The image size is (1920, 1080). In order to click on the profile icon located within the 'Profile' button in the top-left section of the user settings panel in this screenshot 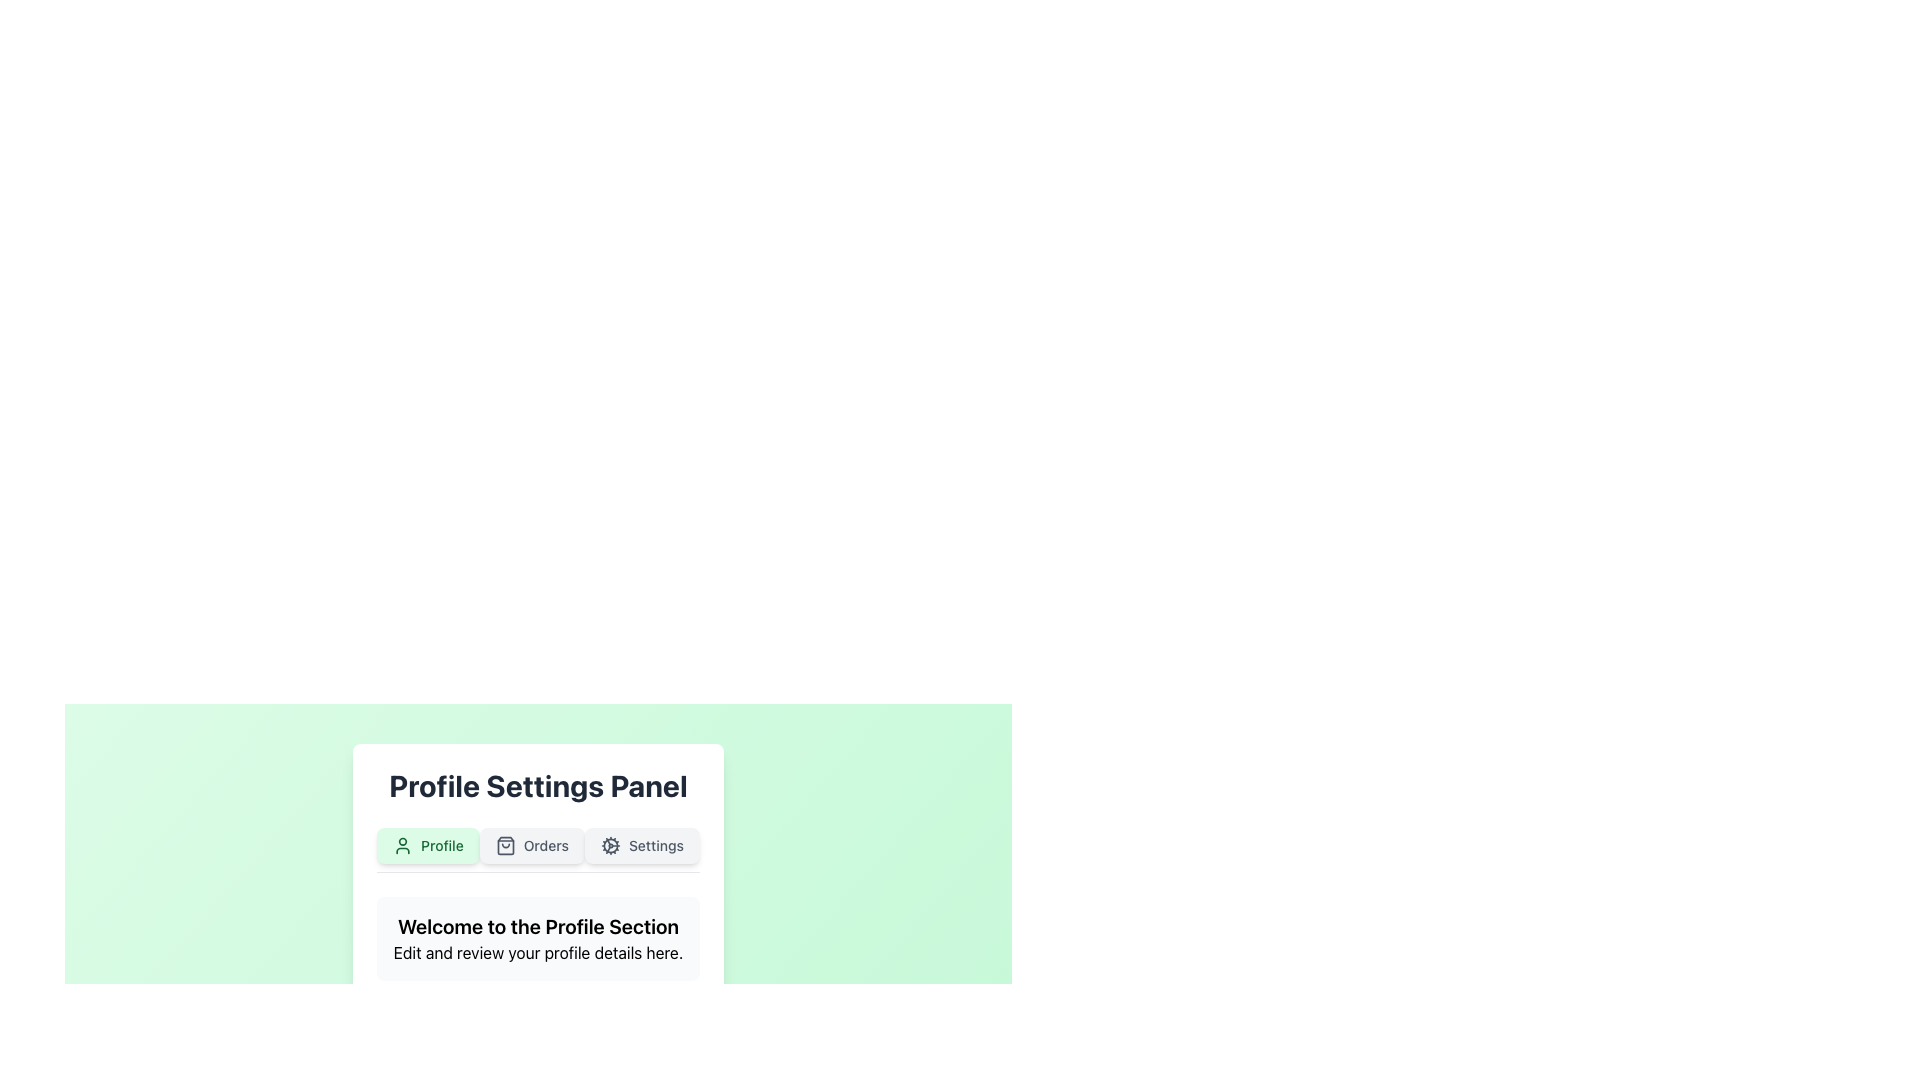, I will do `click(402, 845)`.